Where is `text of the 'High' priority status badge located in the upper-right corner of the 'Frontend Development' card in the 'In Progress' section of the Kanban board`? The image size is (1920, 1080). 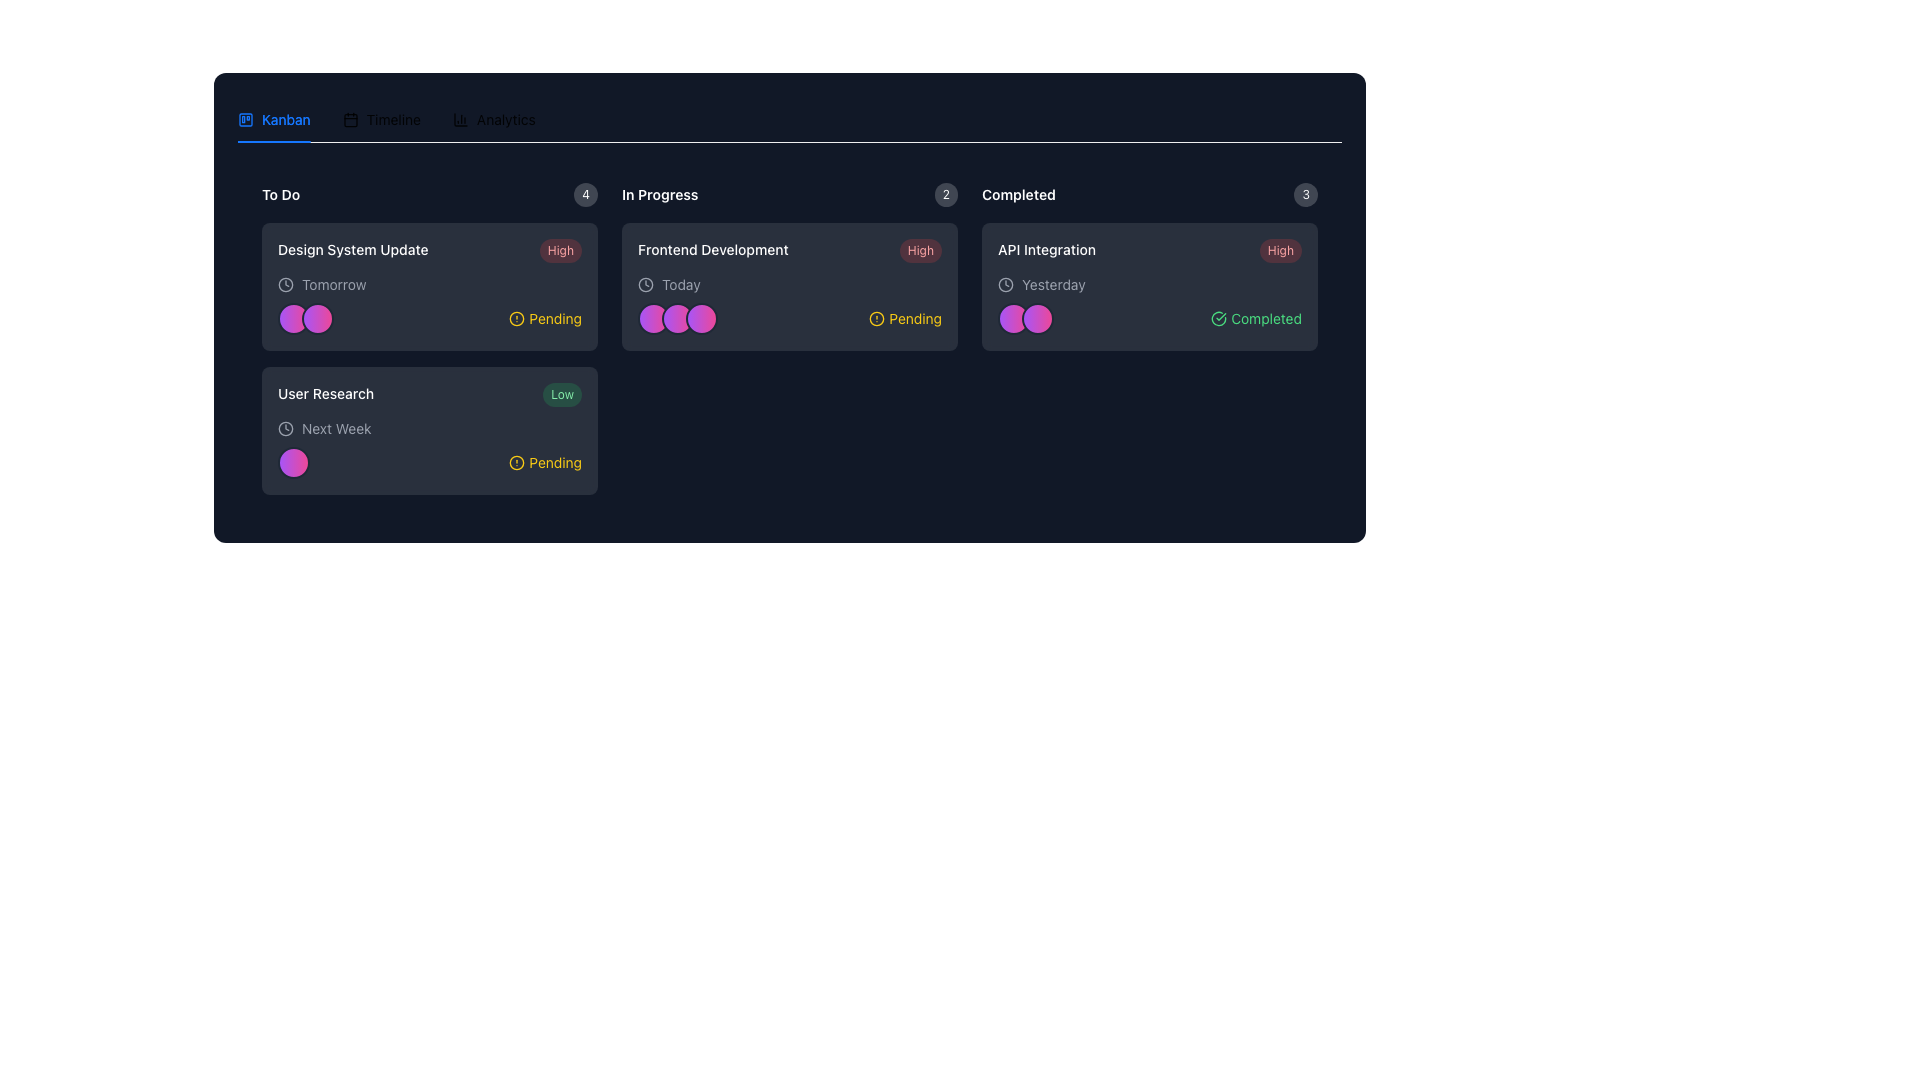 text of the 'High' priority status badge located in the upper-right corner of the 'Frontend Development' card in the 'In Progress' section of the Kanban board is located at coordinates (919, 249).